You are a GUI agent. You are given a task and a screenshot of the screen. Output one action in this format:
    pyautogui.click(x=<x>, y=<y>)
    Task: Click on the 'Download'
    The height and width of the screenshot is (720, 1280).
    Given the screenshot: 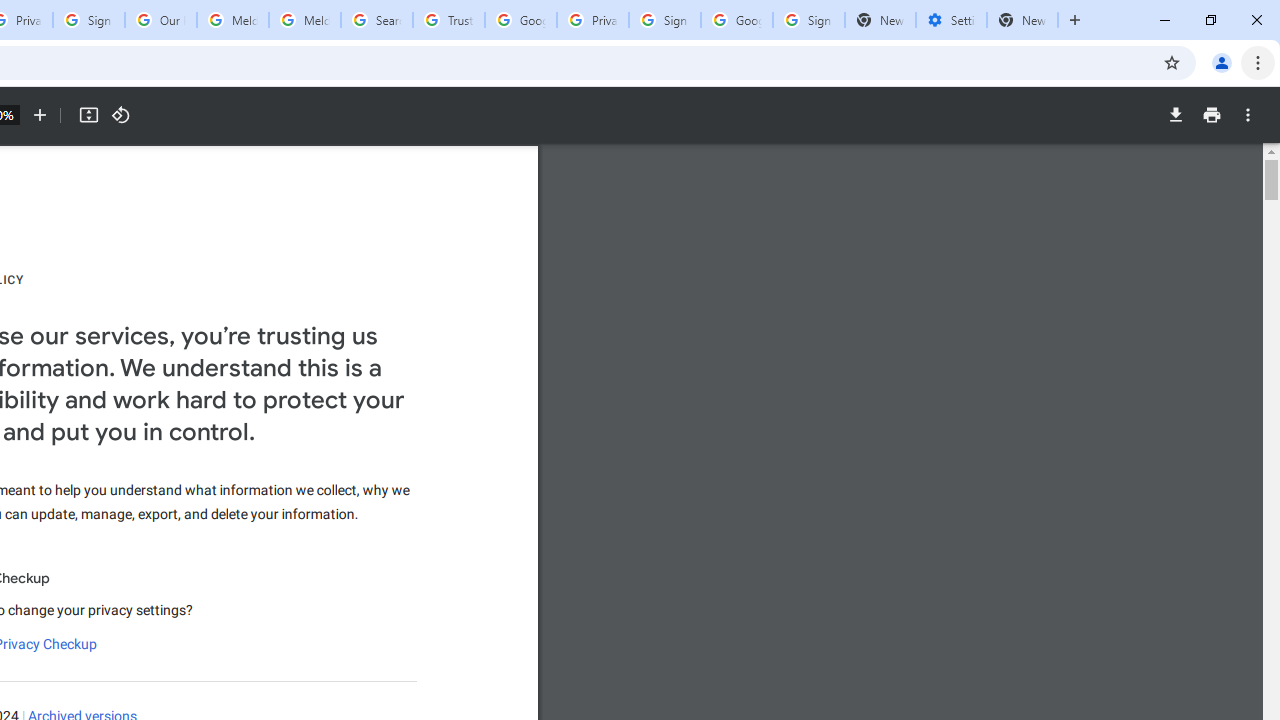 What is the action you would take?
    pyautogui.click(x=1175, y=115)
    